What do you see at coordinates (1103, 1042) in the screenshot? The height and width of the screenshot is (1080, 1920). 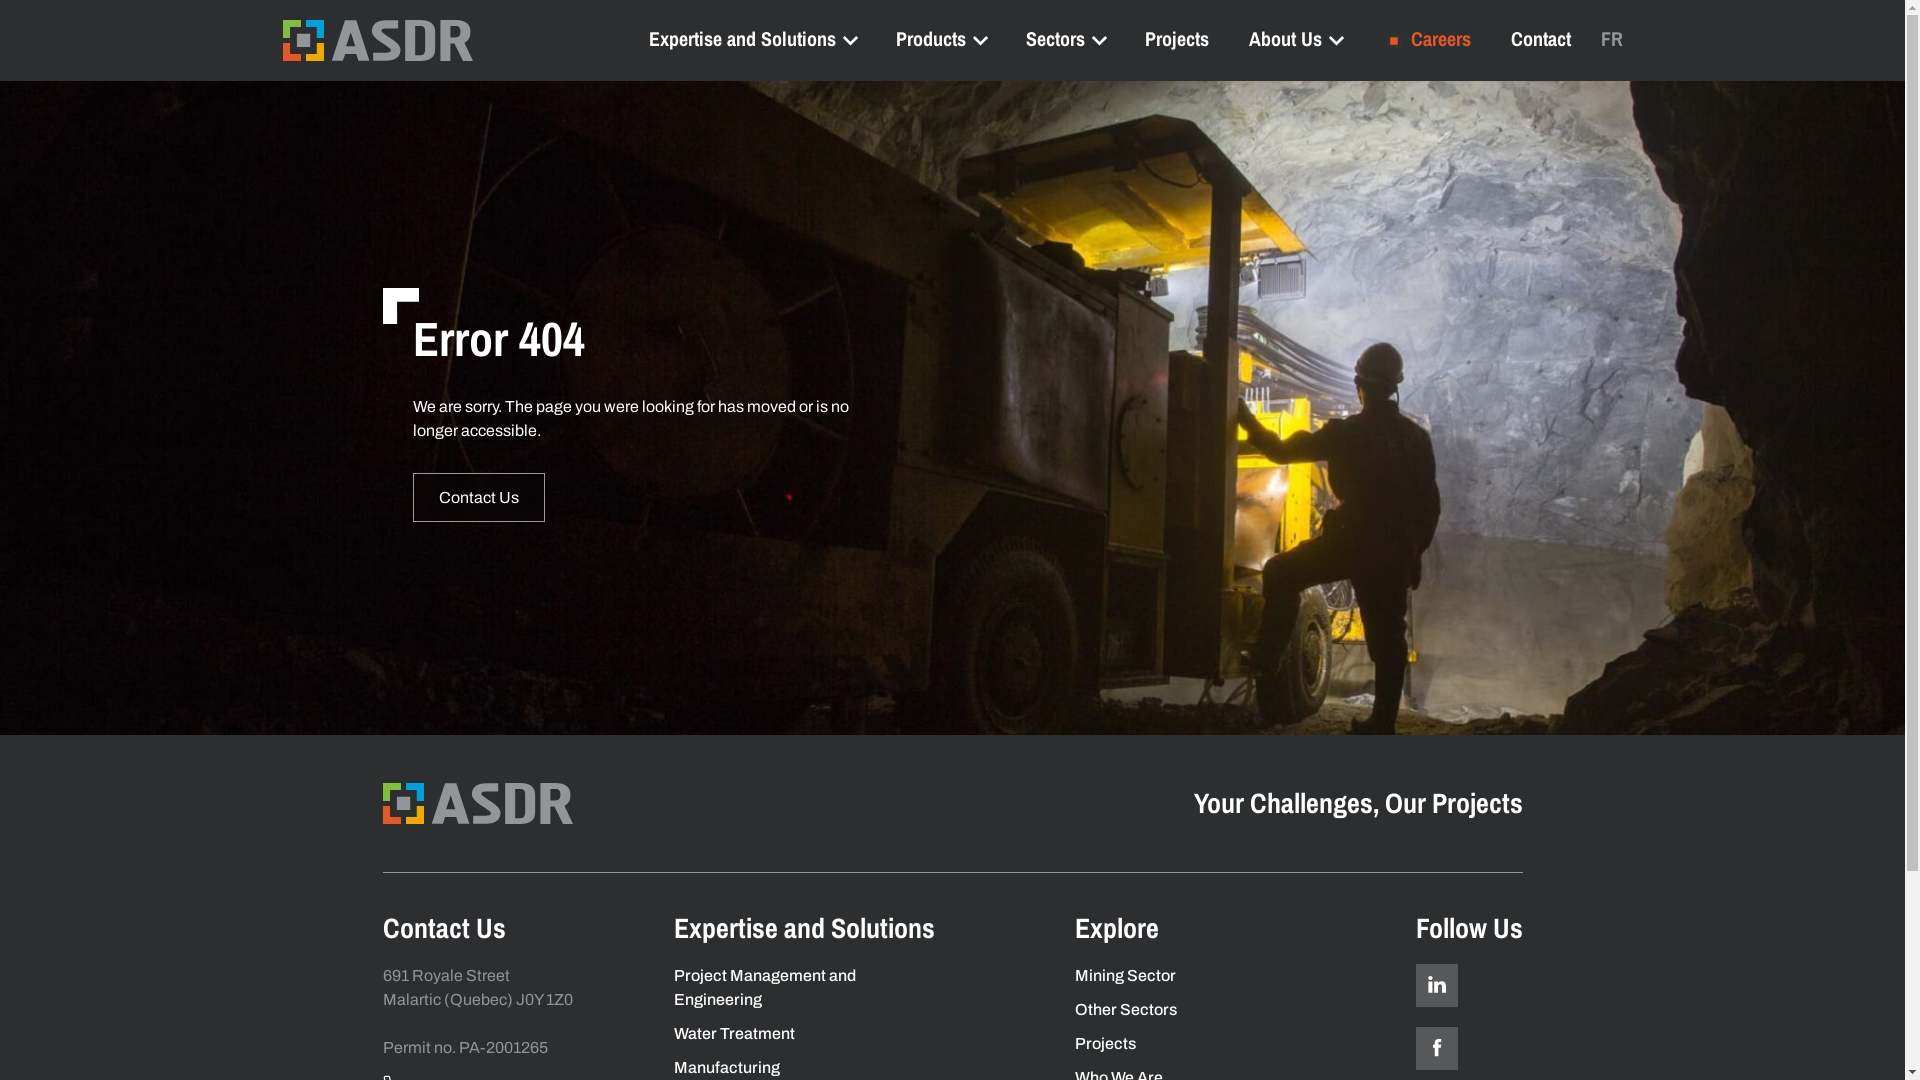 I see `'Projects'` at bounding box center [1103, 1042].